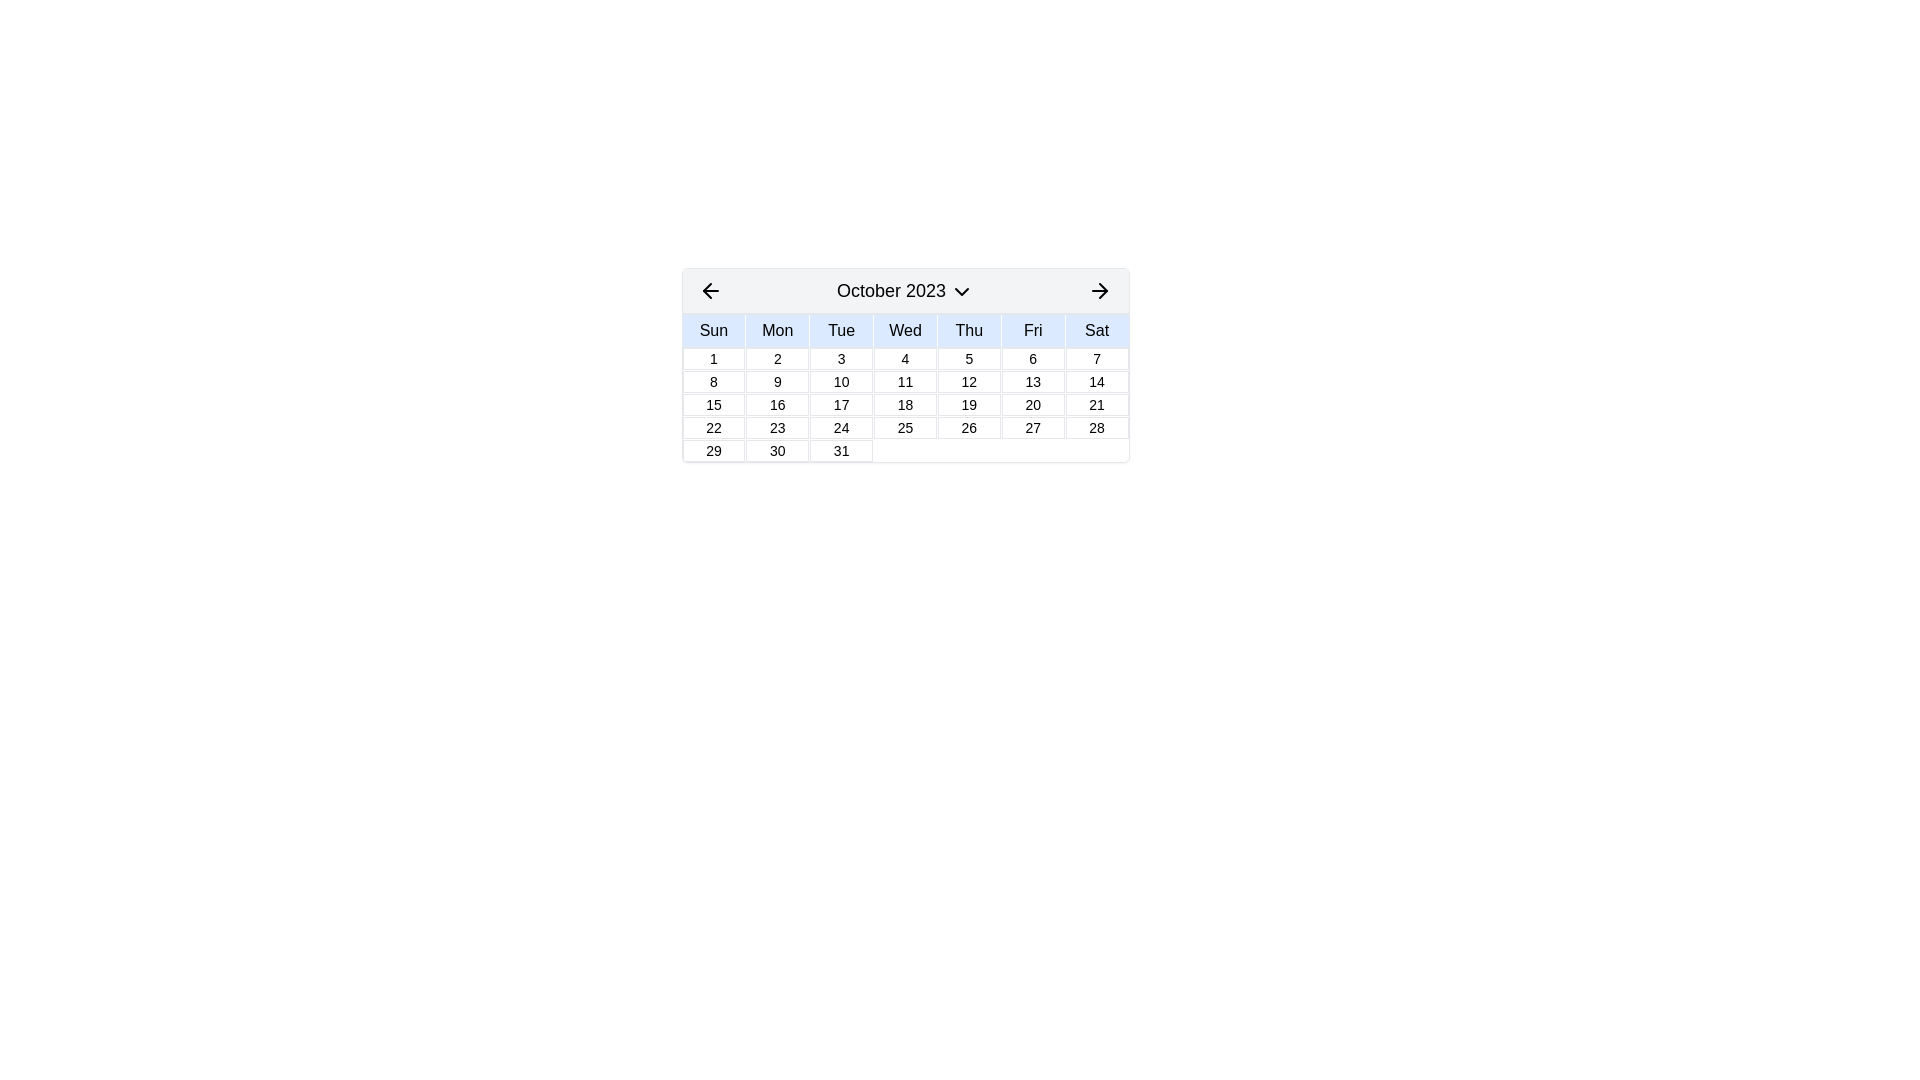 This screenshot has width=1920, height=1080. Describe the element at coordinates (1096, 381) in the screenshot. I see `the text element displaying the number '14' located in the sixth column and second row of the calendar grid under the header 'Sat'` at that location.